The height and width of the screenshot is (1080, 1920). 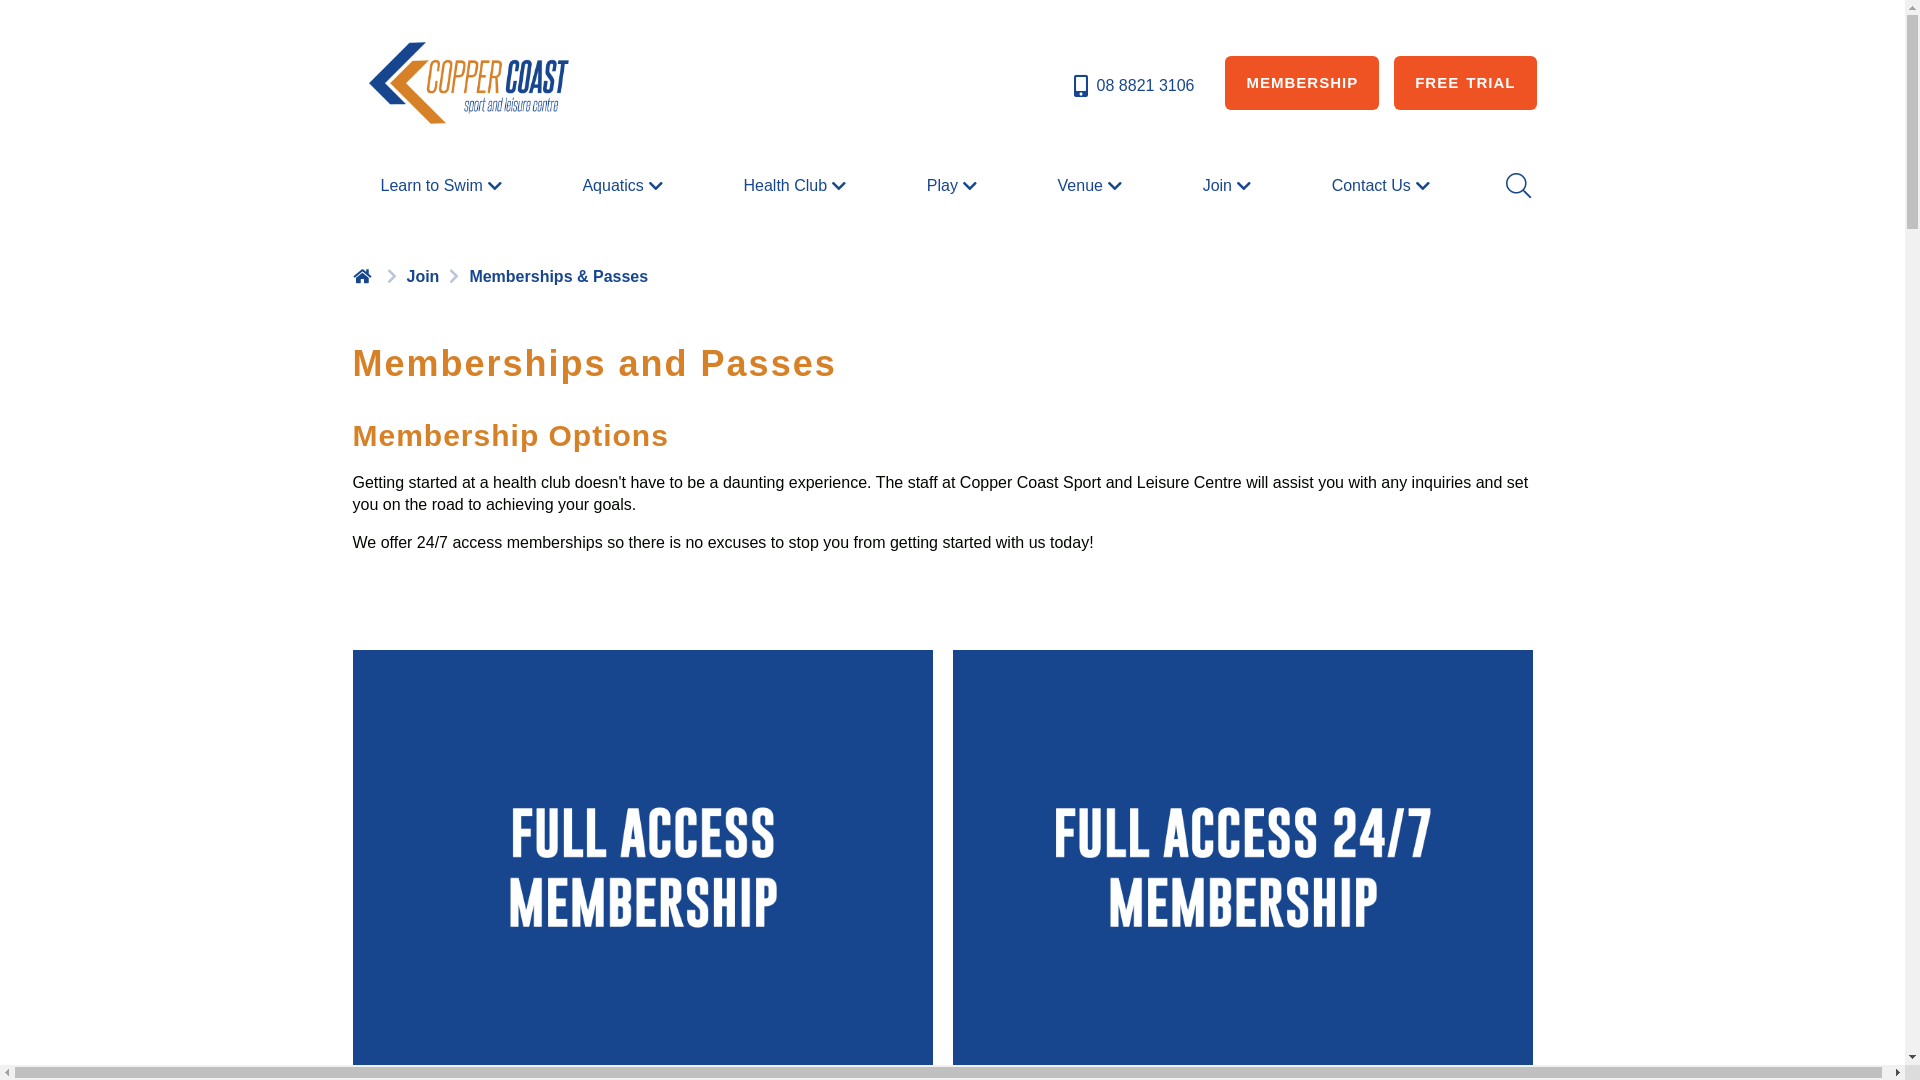 What do you see at coordinates (1516, 185) in the screenshot?
I see `'Search'` at bounding box center [1516, 185].